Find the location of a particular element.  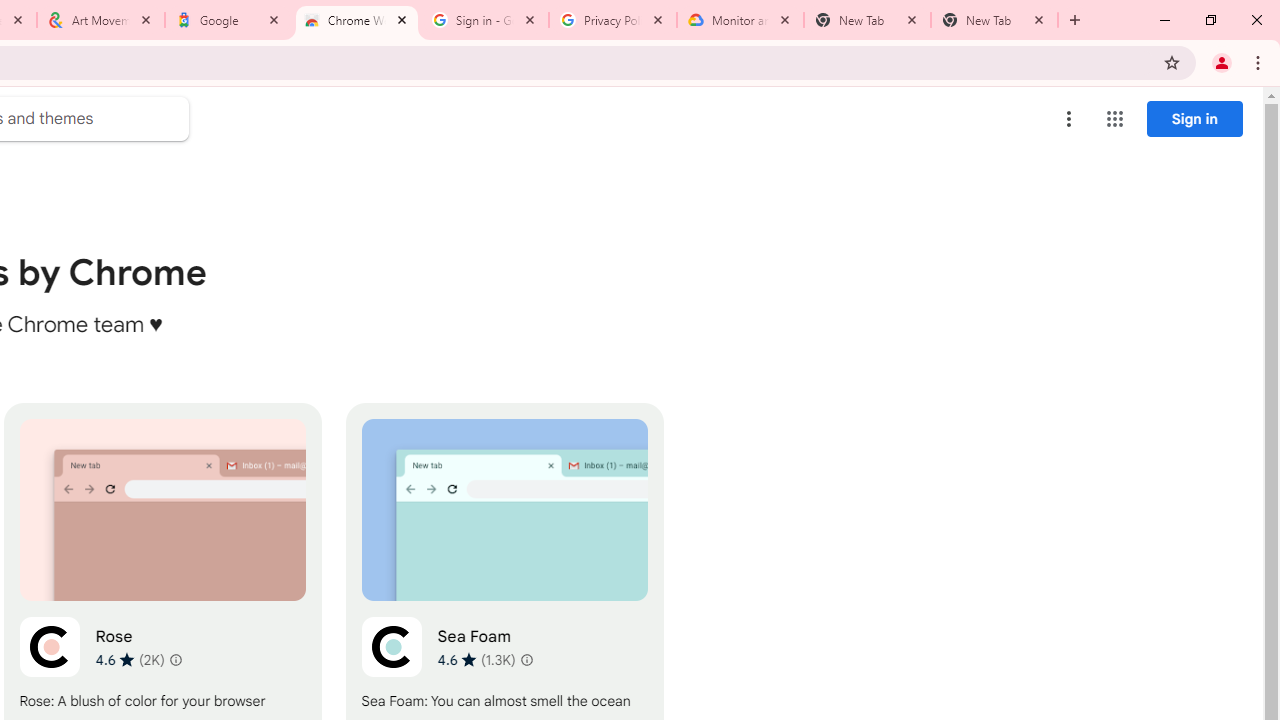

'Google' is located at coordinates (229, 20).